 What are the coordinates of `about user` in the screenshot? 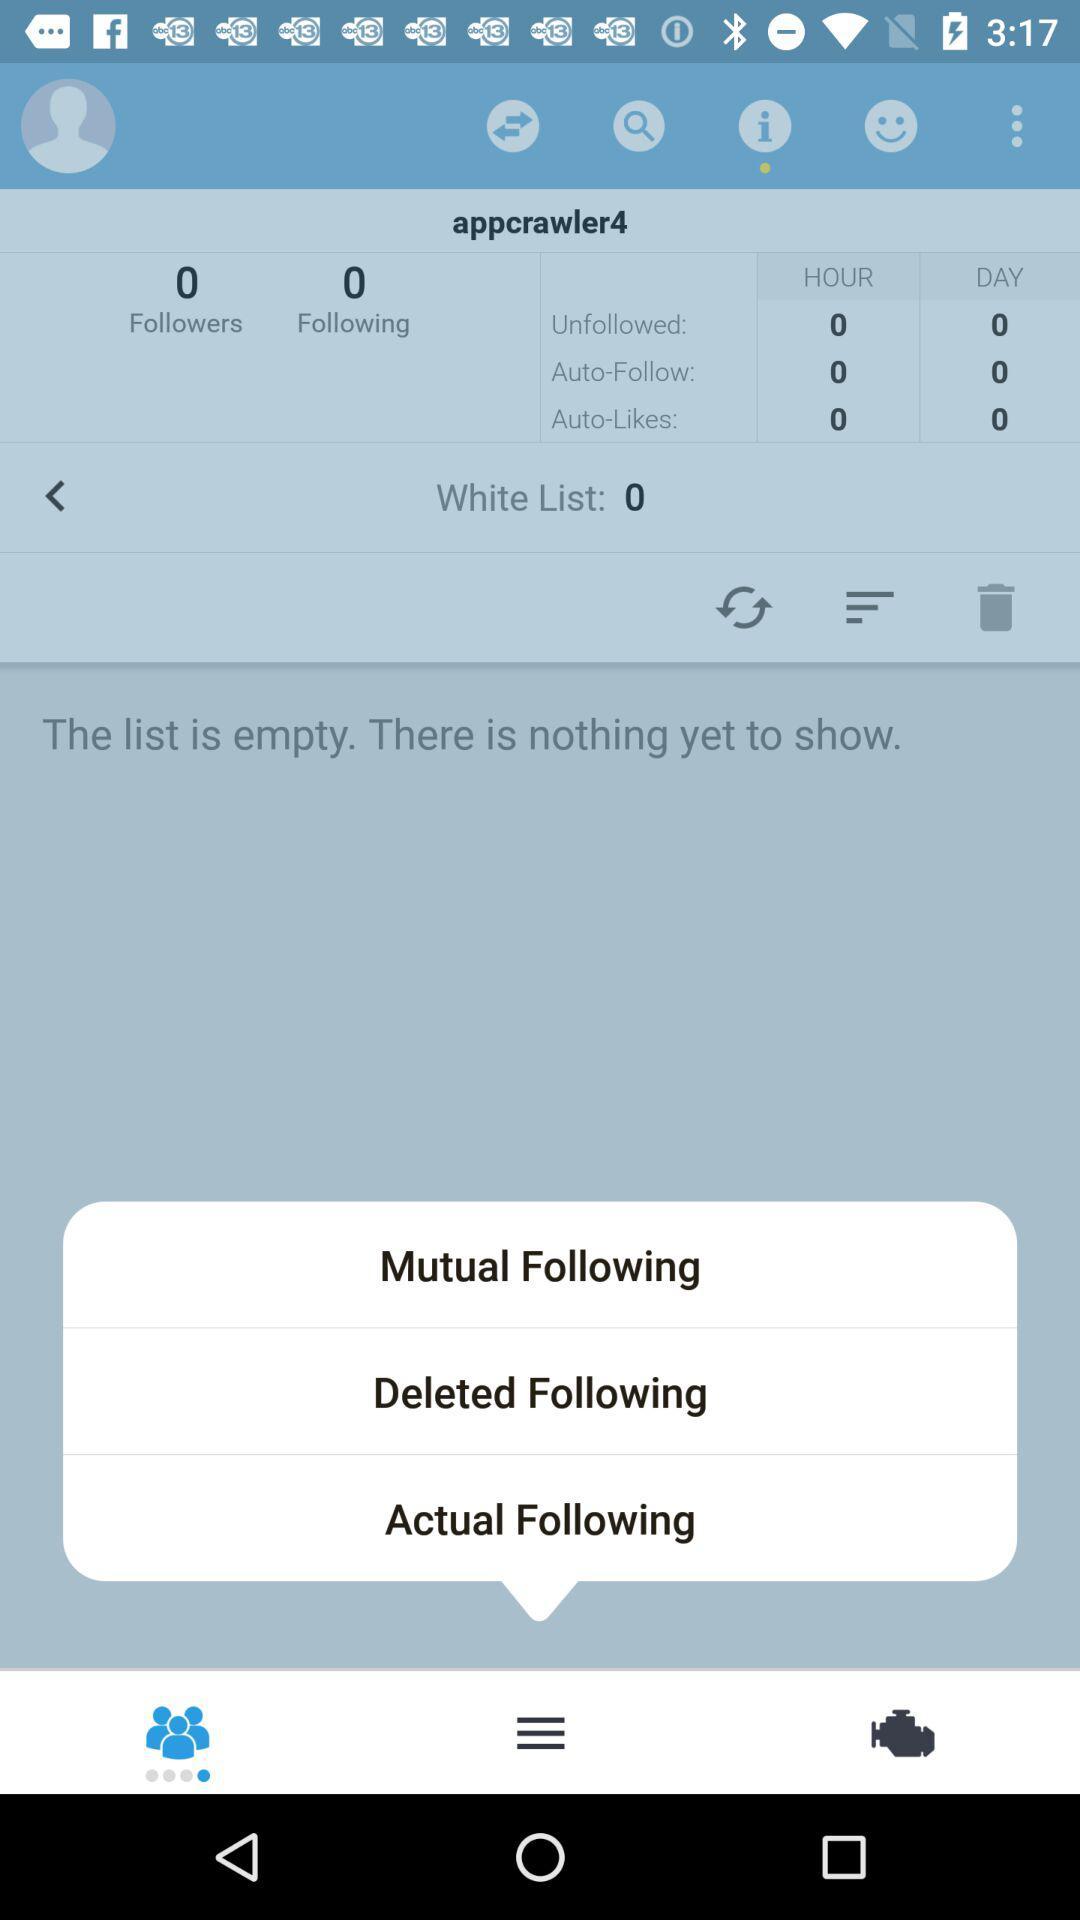 It's located at (890, 124).